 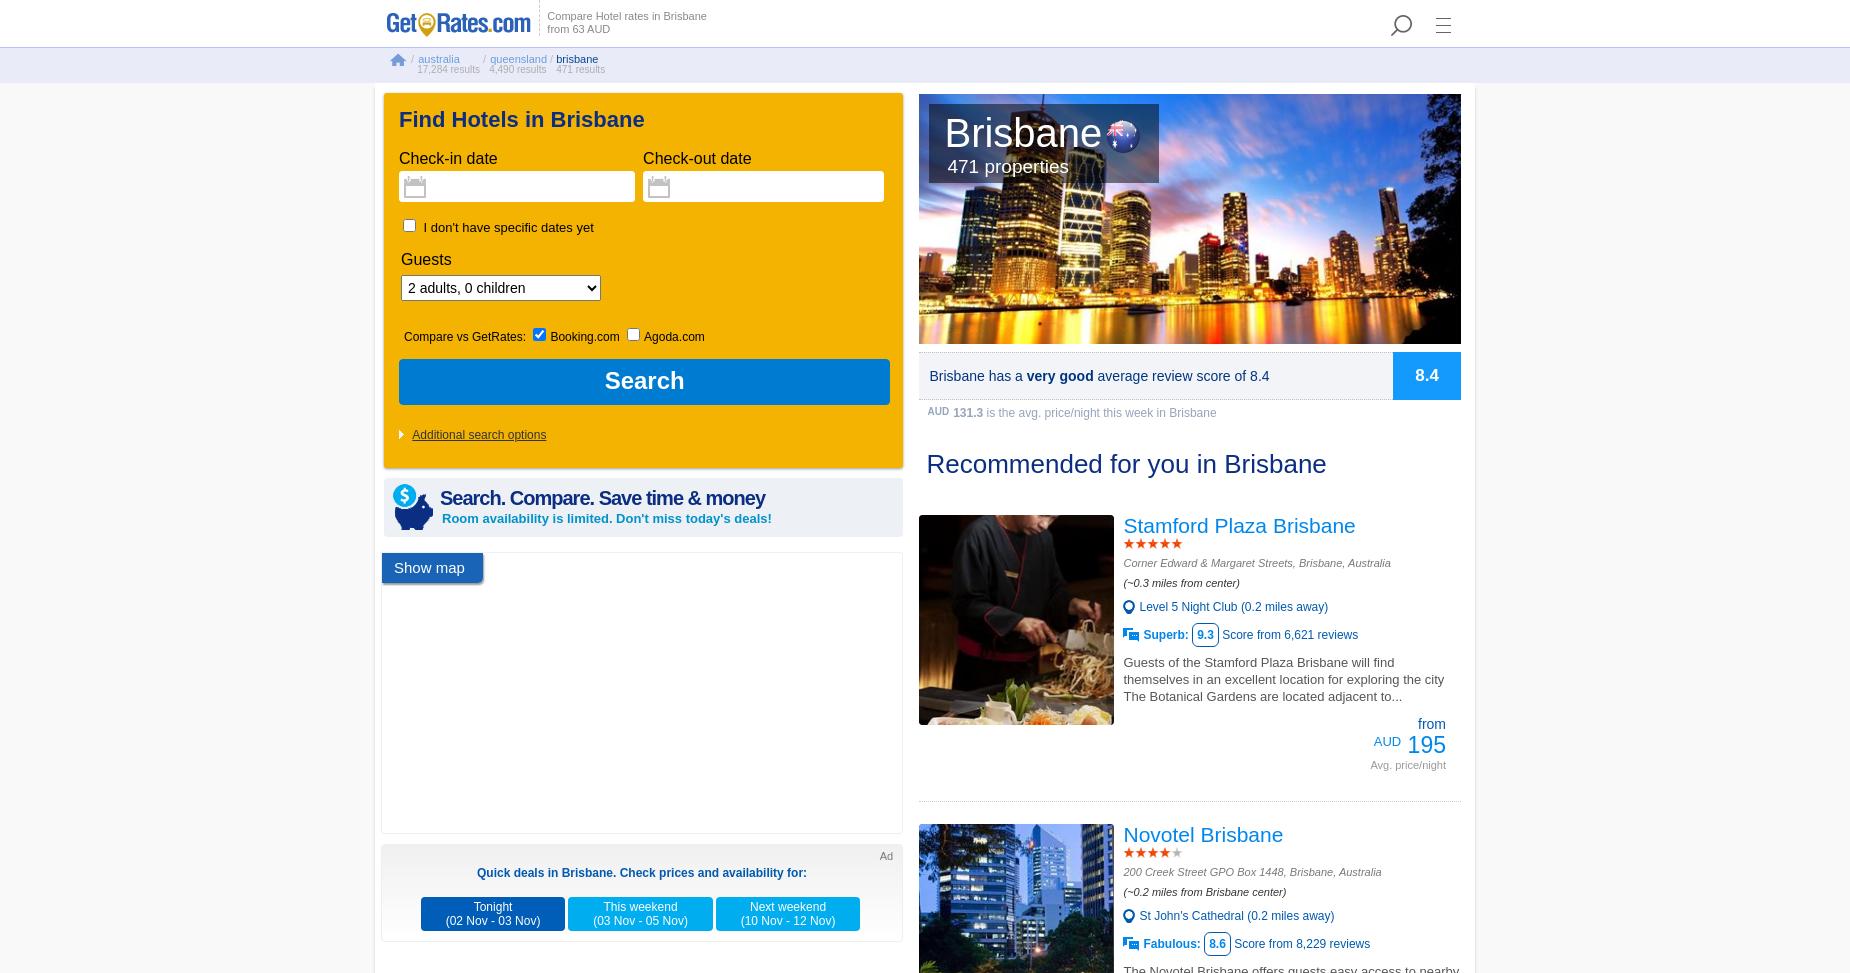 What do you see at coordinates (1203, 892) in the screenshot?
I see `'(~0.2 miles from Brisbane center)'` at bounding box center [1203, 892].